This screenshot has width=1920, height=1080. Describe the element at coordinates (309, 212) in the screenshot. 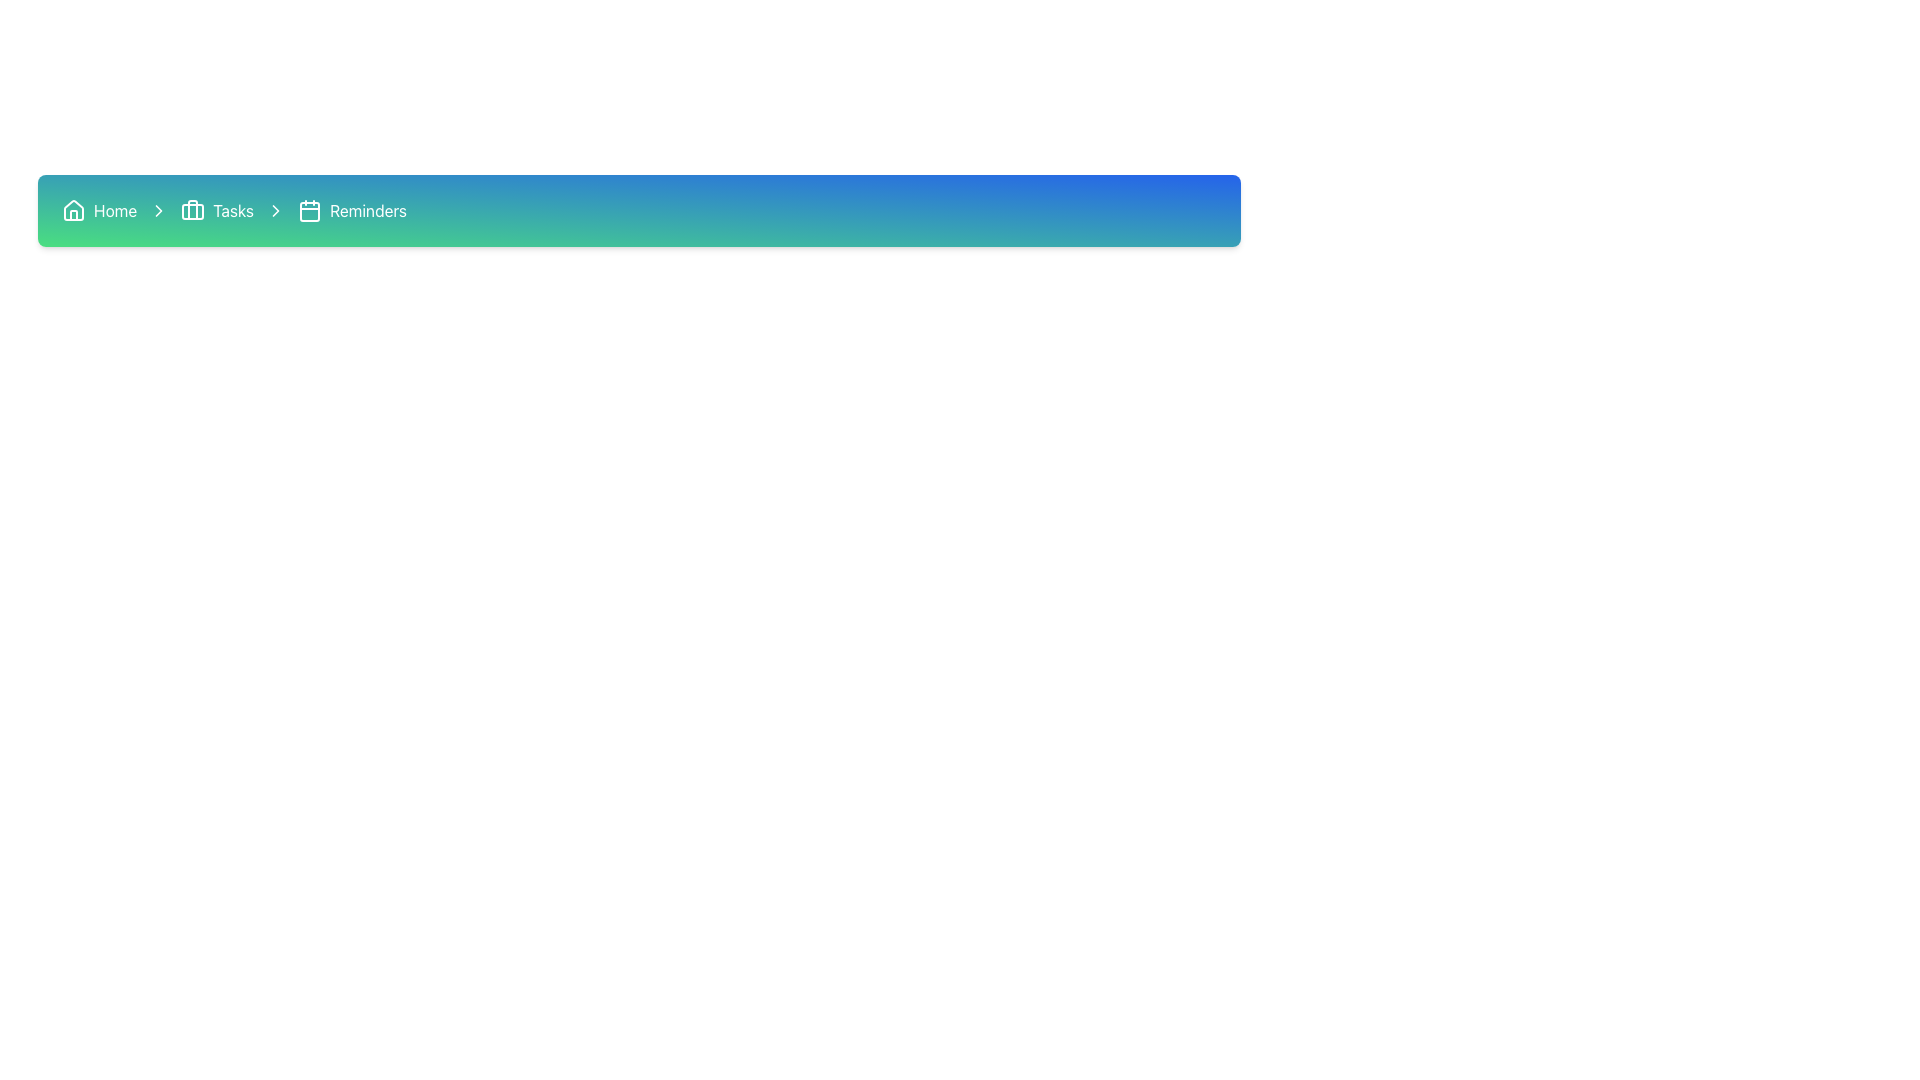

I see `the calendar-related icon located between the gift icon and the 'Reminders' text in the navigation bar` at that location.